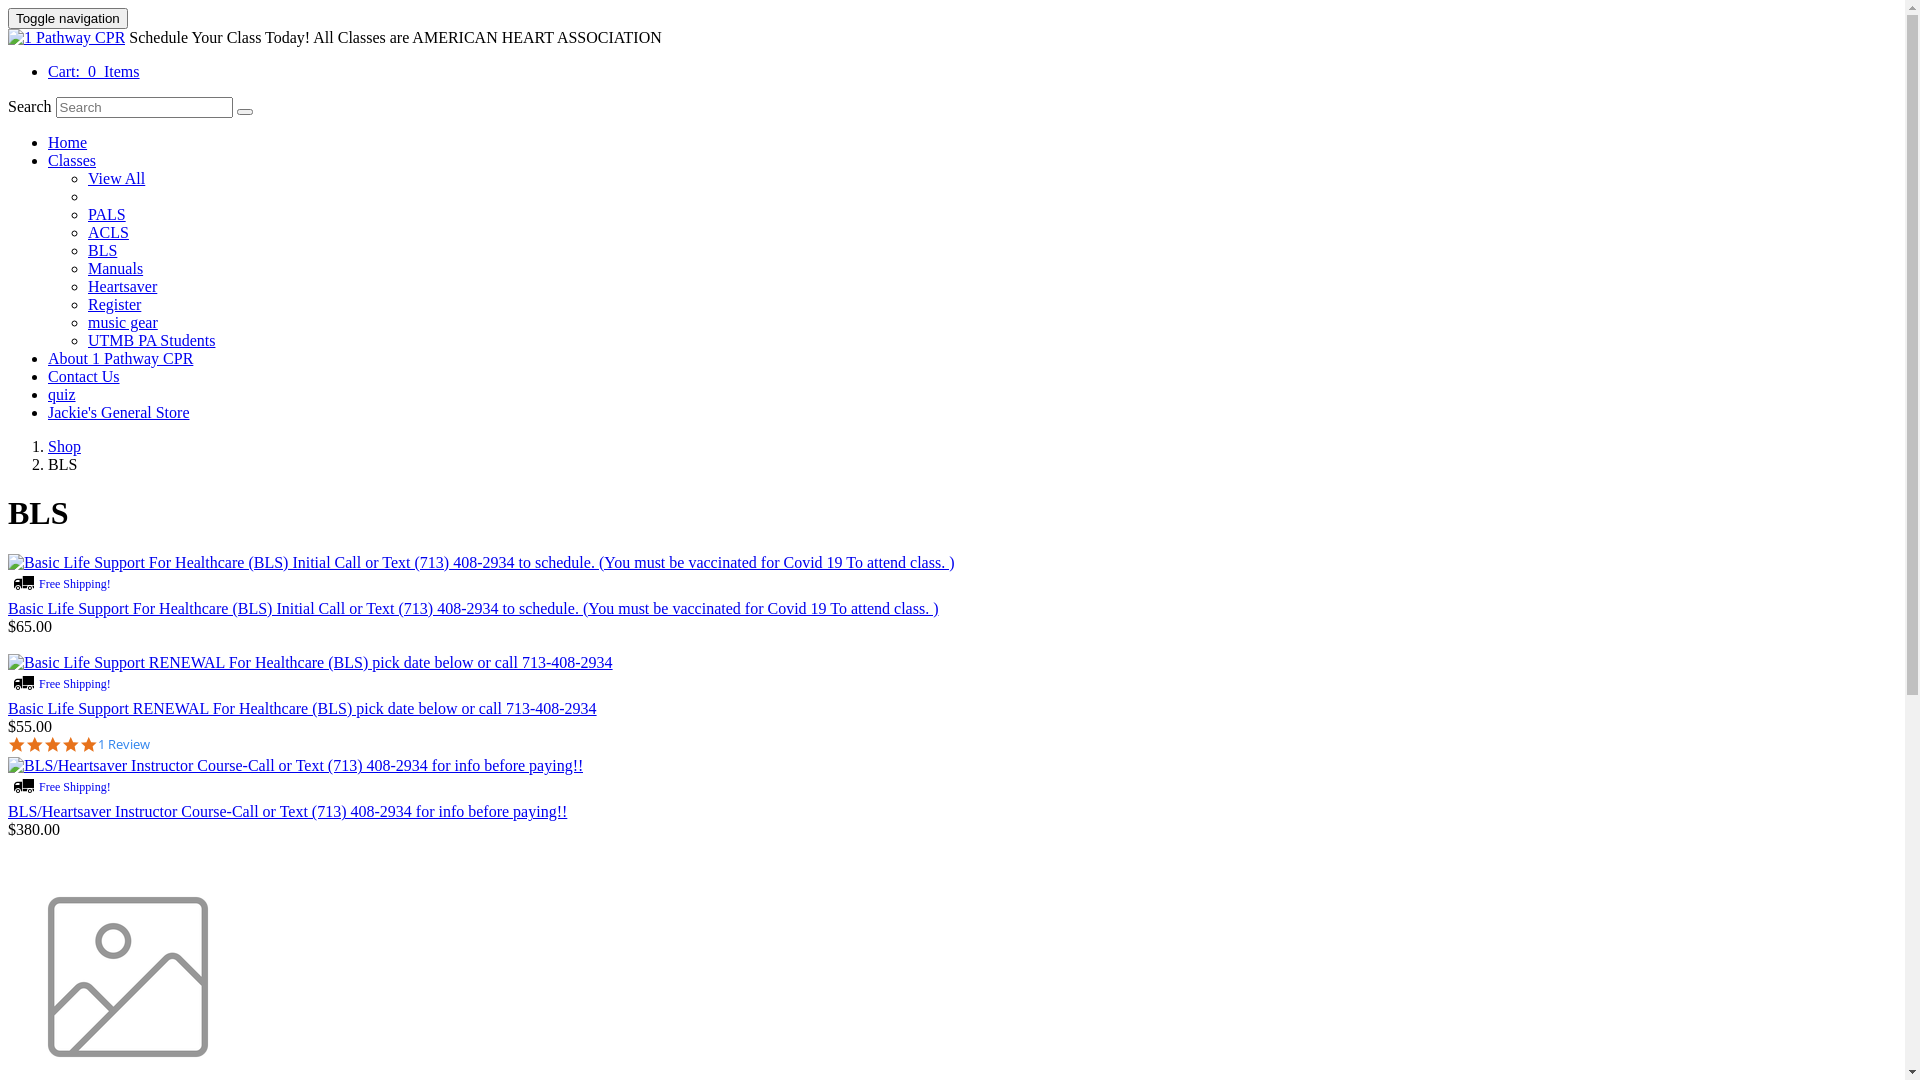 The width and height of the screenshot is (1920, 1080). Describe the element at coordinates (48, 445) in the screenshot. I see `'Shop'` at that location.